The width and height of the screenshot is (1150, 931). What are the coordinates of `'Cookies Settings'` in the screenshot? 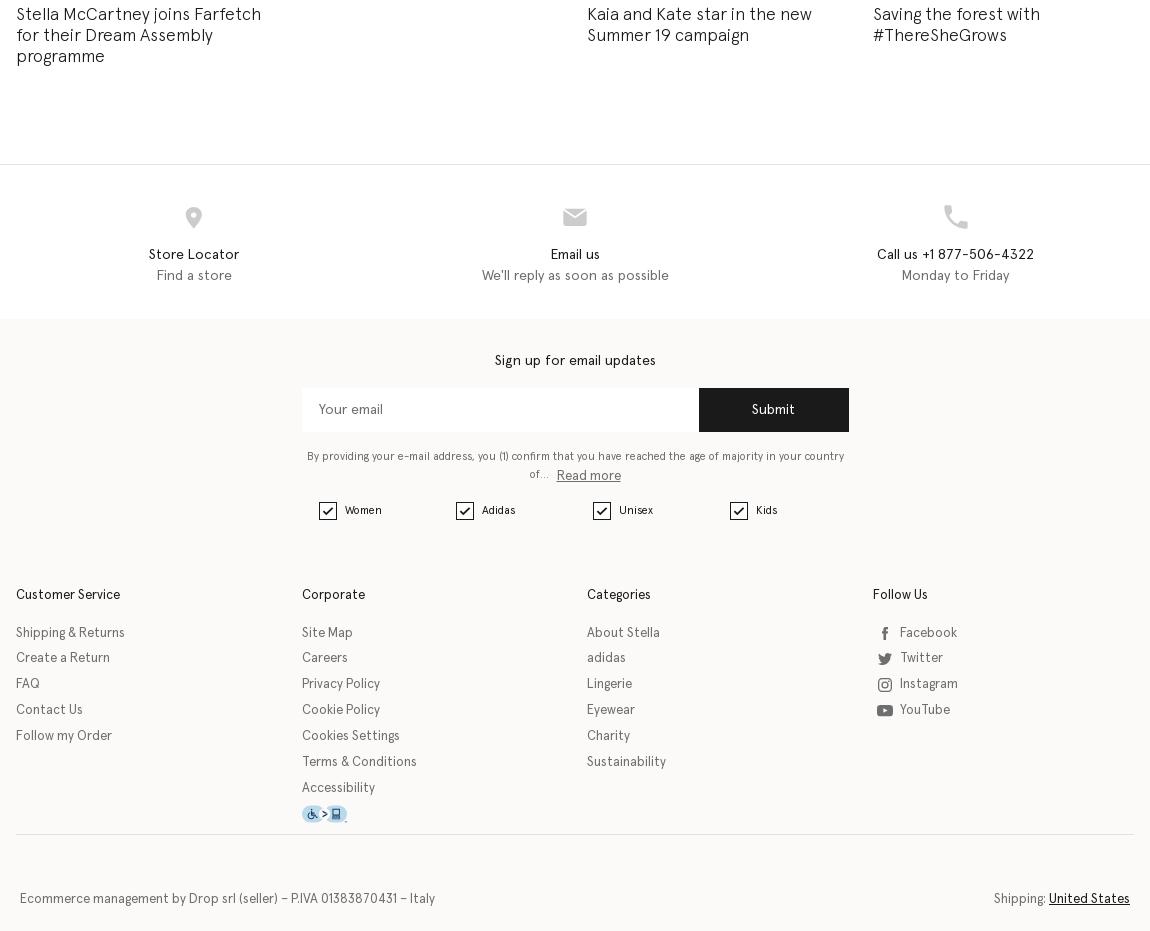 It's located at (349, 736).